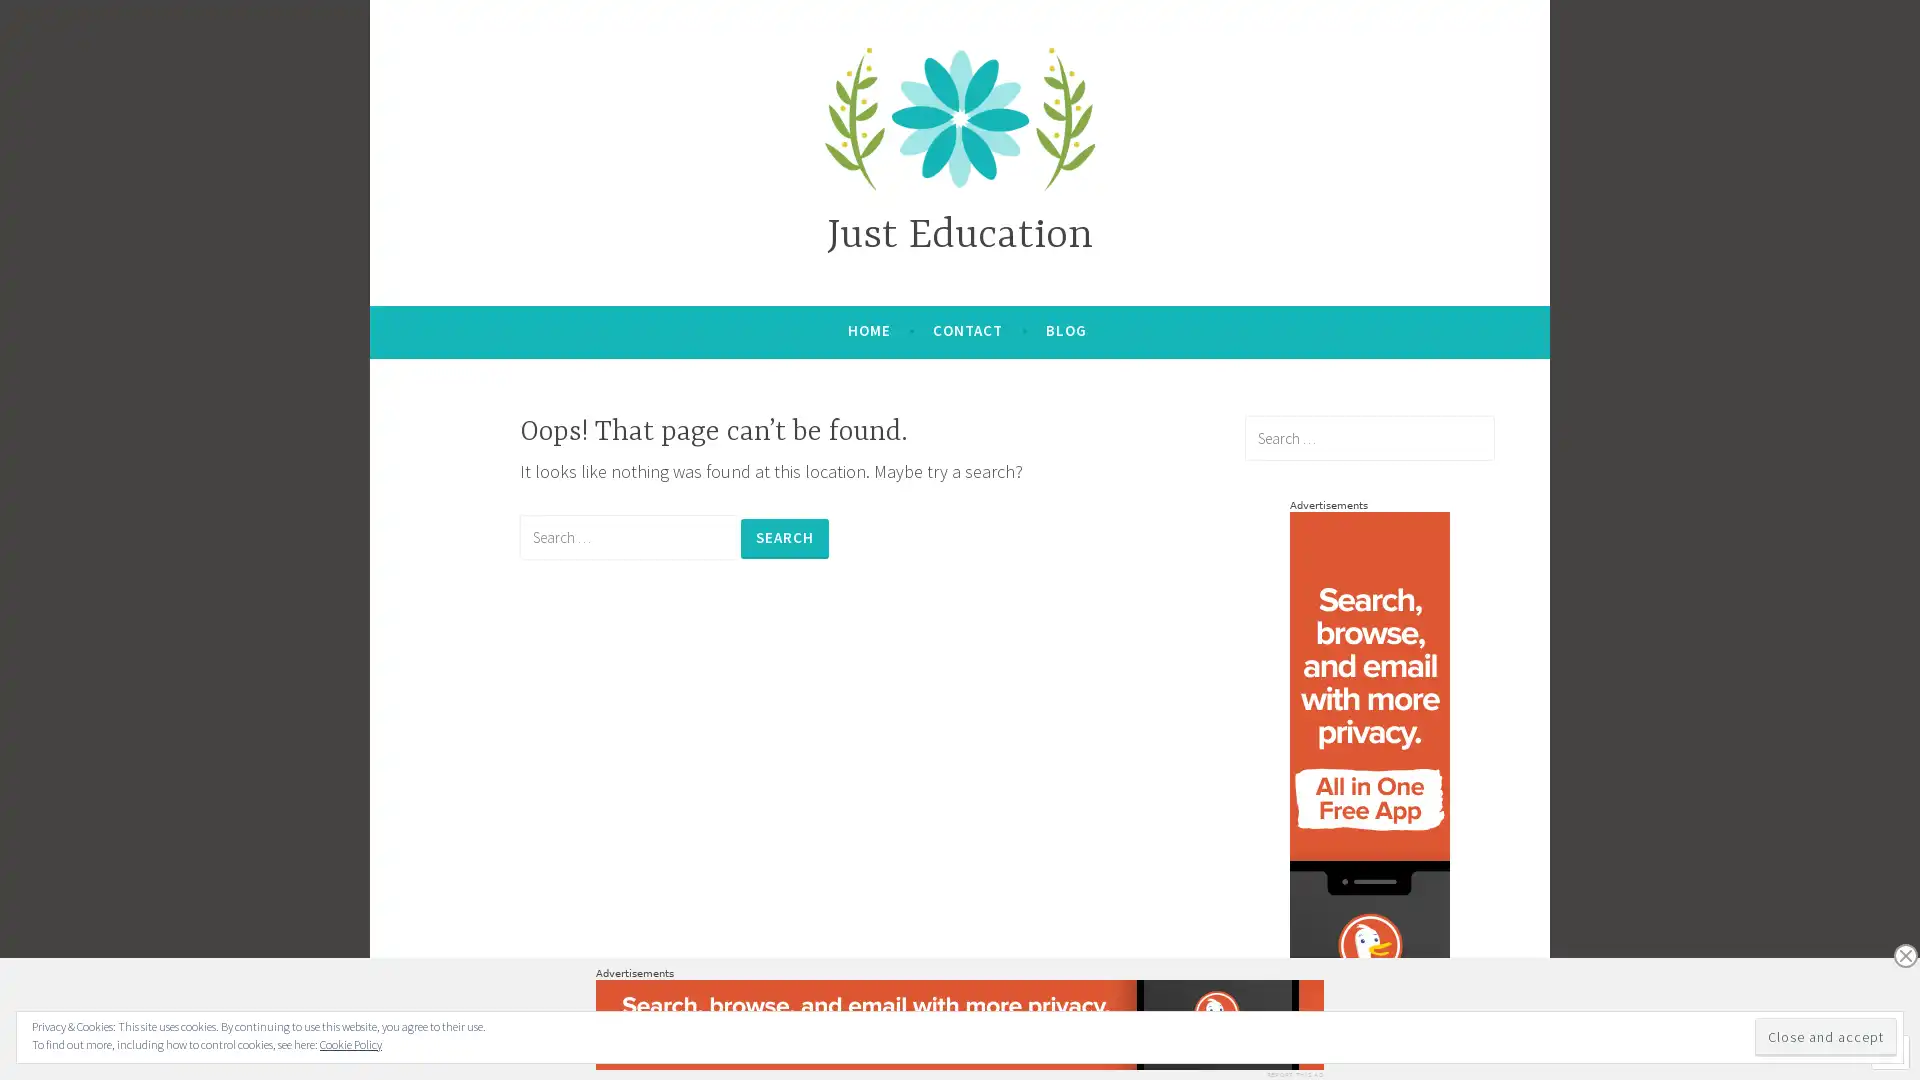  What do you see at coordinates (1825, 1036) in the screenshot?
I see `Close and accept` at bounding box center [1825, 1036].